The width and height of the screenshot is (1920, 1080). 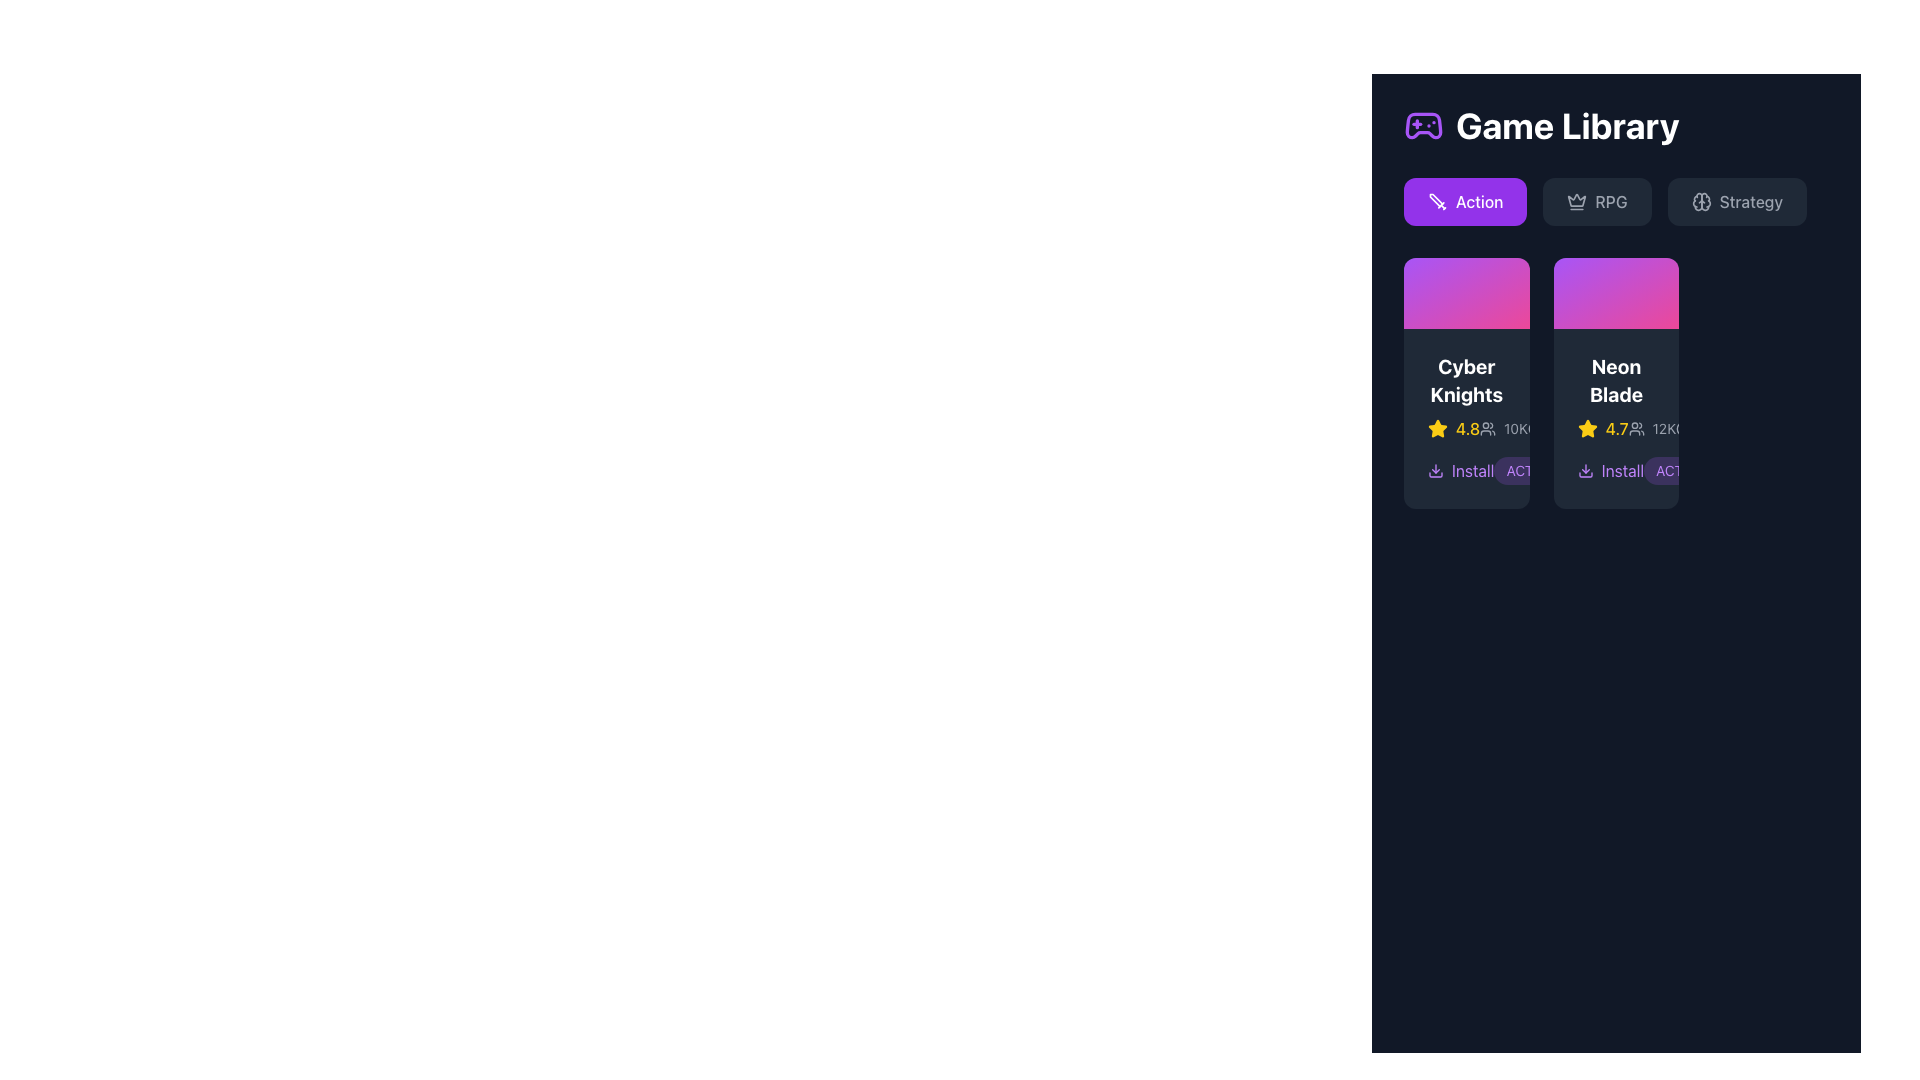 What do you see at coordinates (1576, 201) in the screenshot?
I see `the decorative RPG category icon located to the left of the text label 'RPG', which is centered within the category button in the Game Library section` at bounding box center [1576, 201].